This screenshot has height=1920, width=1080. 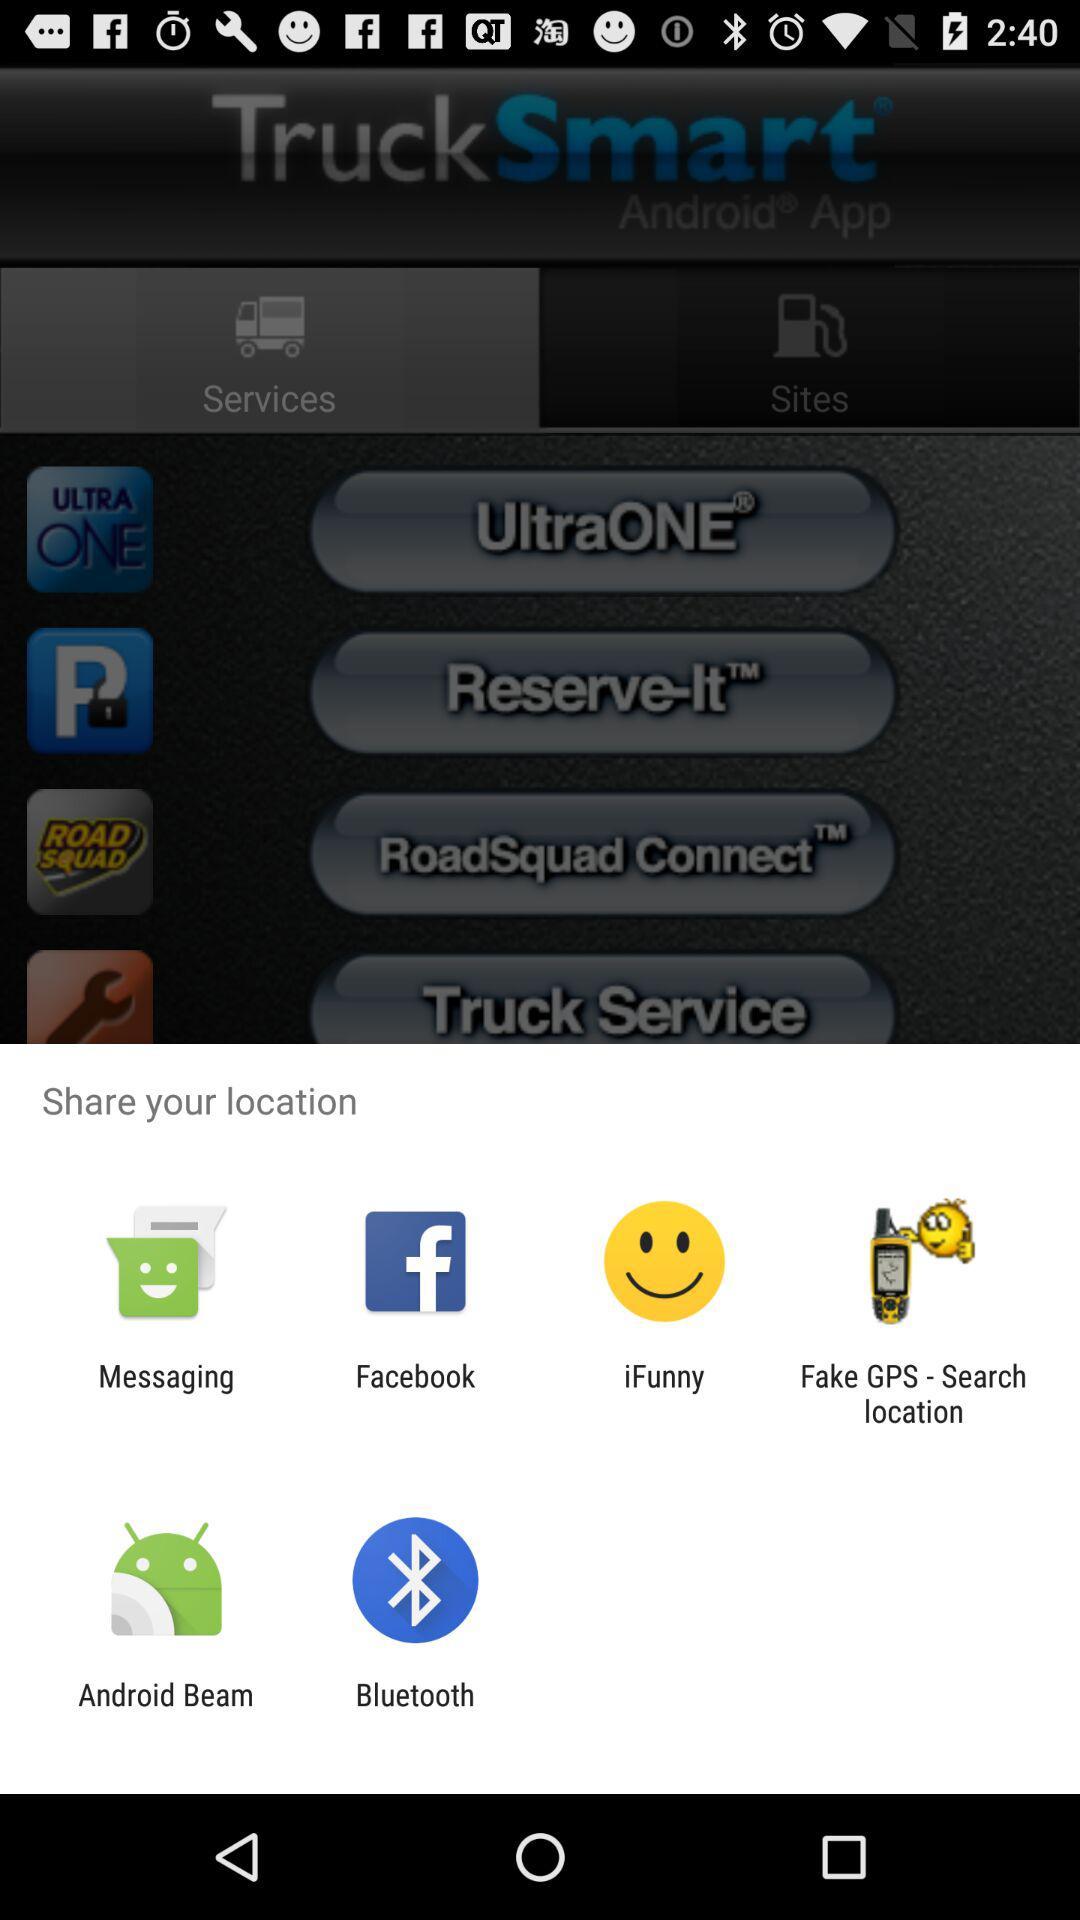 I want to click on the messaging, so click(x=165, y=1392).